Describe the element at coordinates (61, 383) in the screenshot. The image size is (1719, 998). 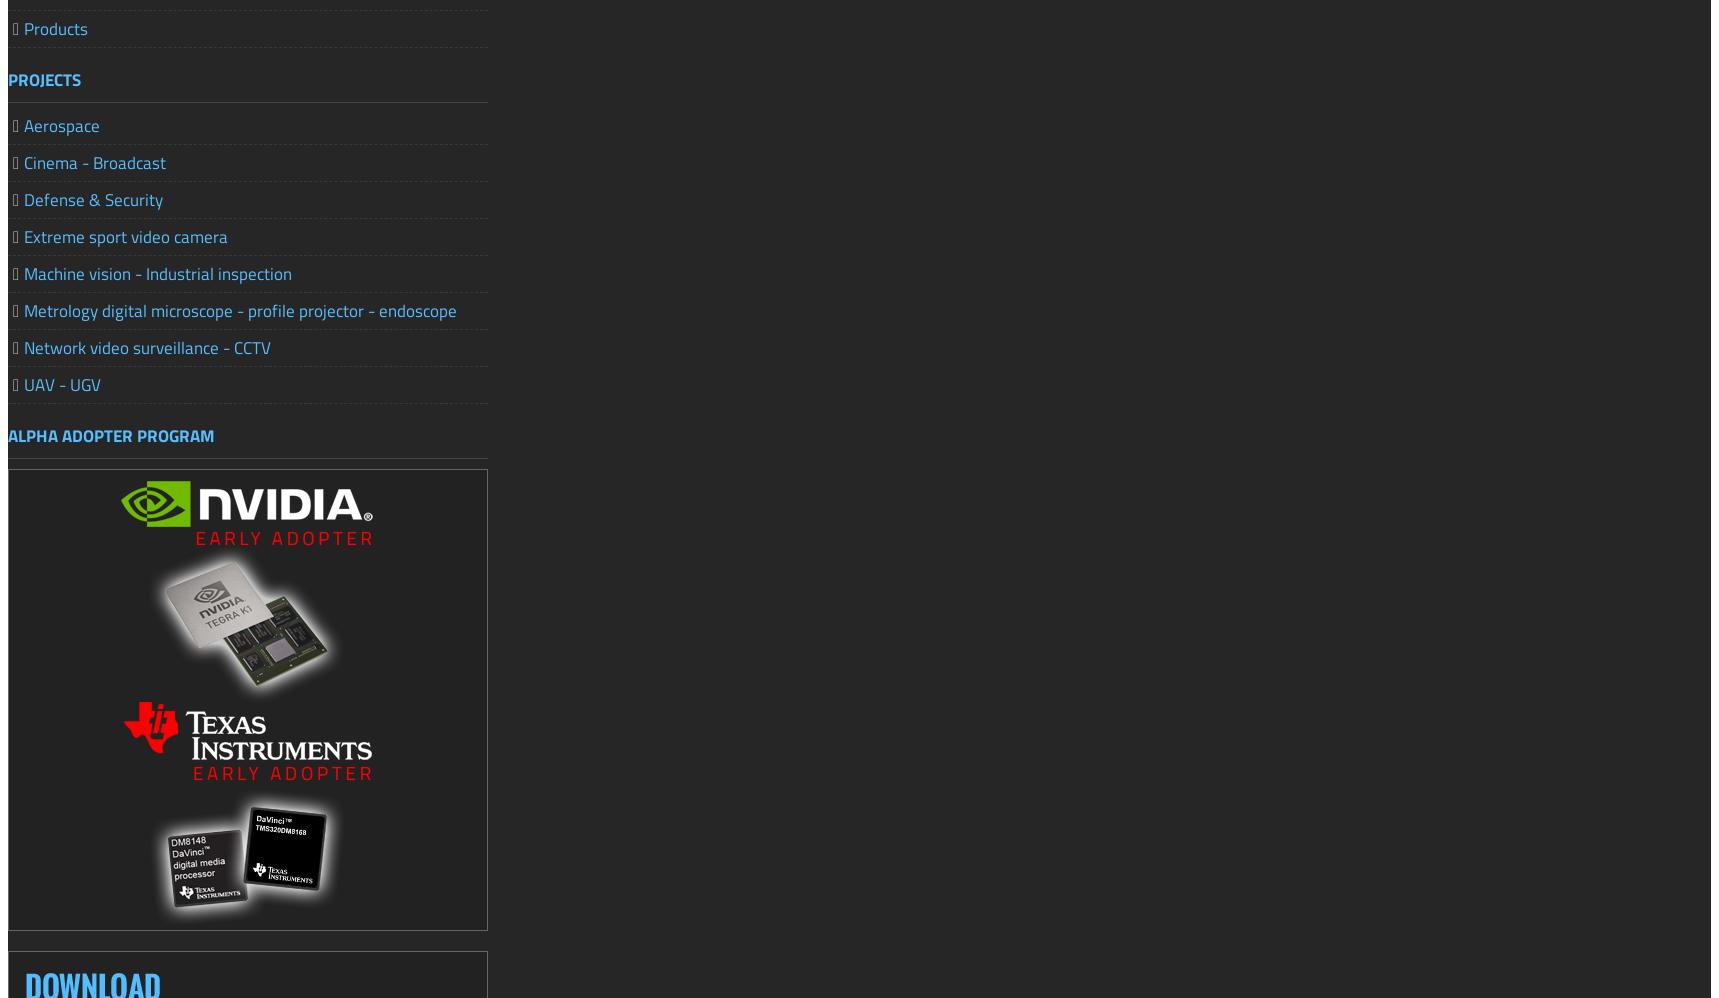
I see `'UAV - UGV'` at that location.